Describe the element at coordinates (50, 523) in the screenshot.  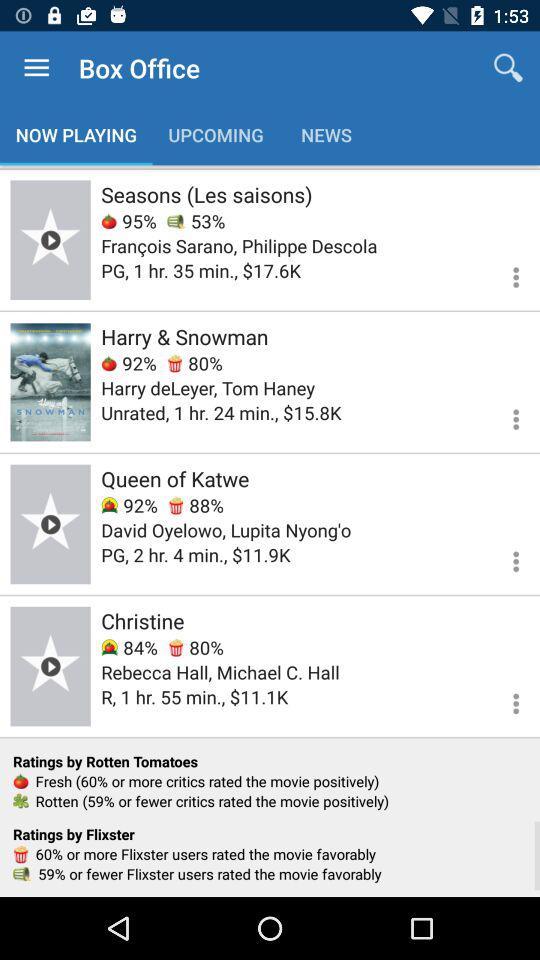
I see `video button` at that location.